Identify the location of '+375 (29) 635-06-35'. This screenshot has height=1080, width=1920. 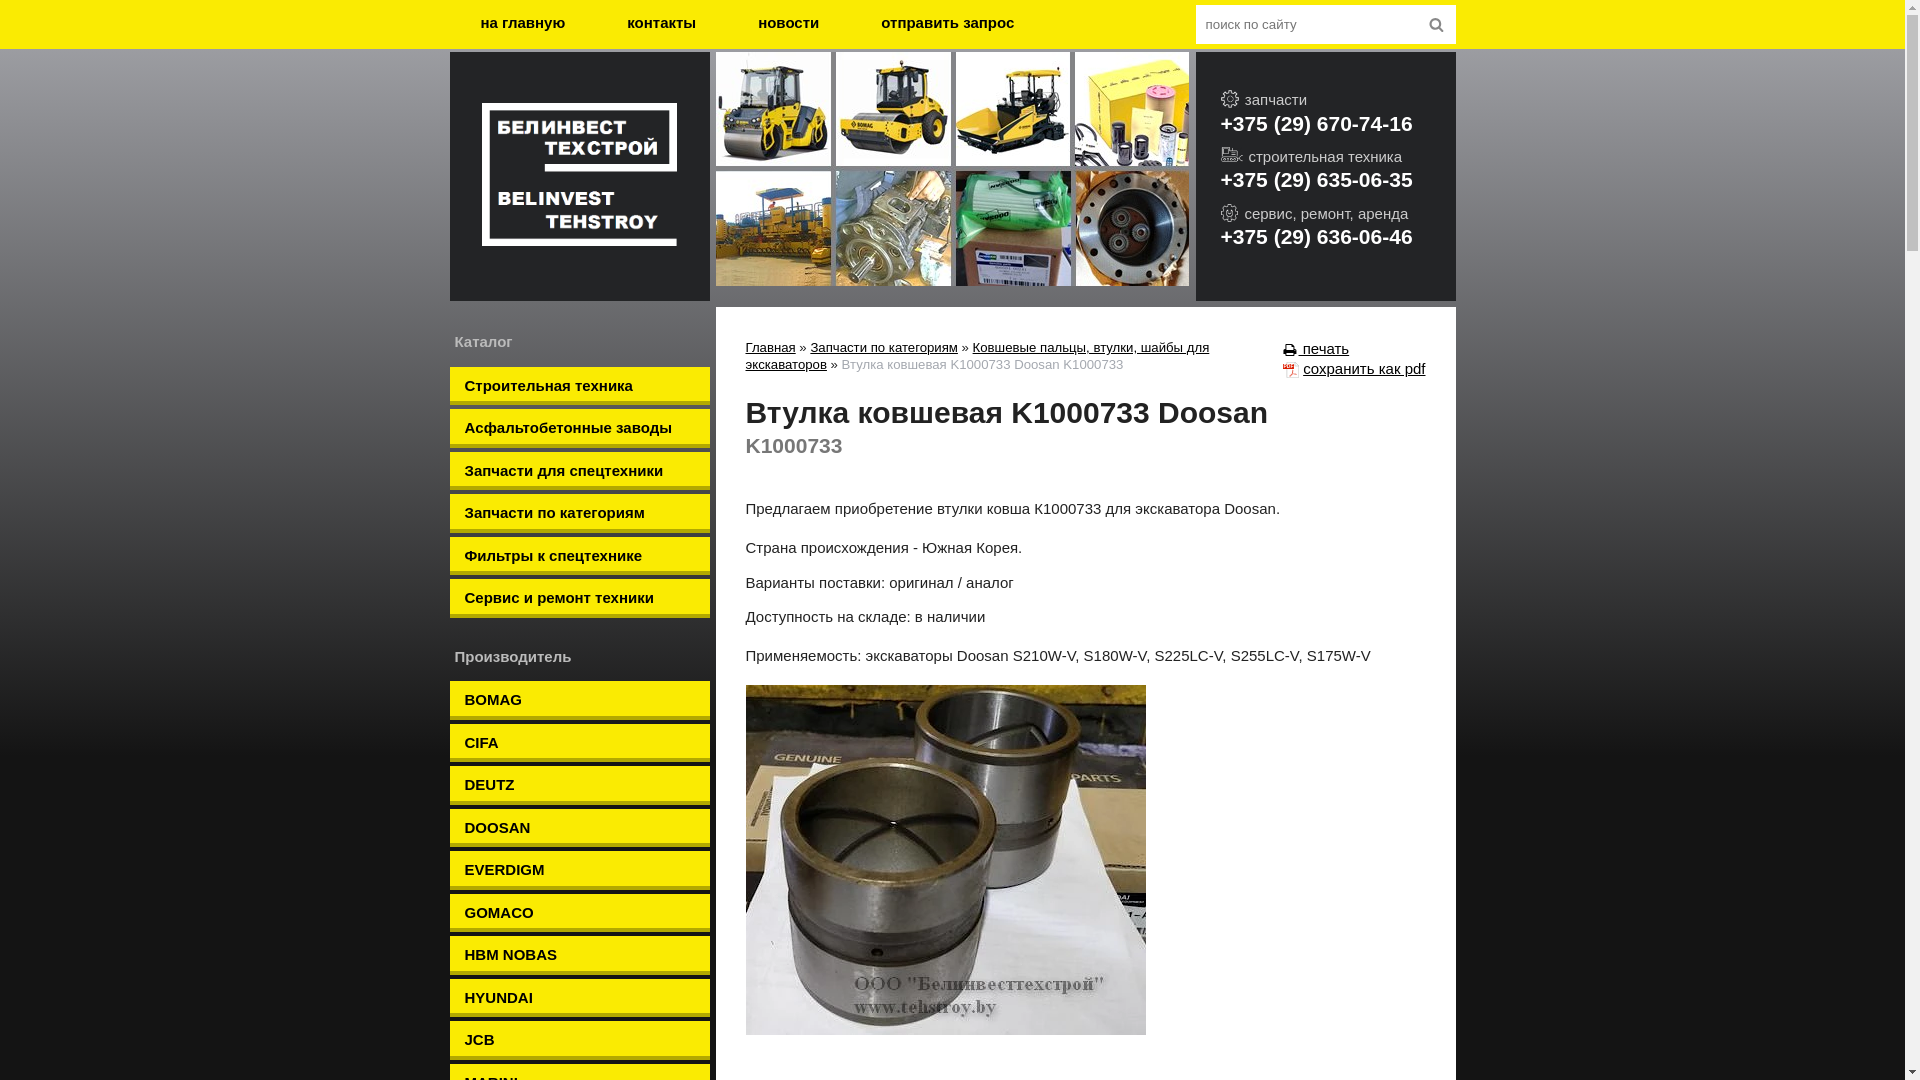
(1337, 178).